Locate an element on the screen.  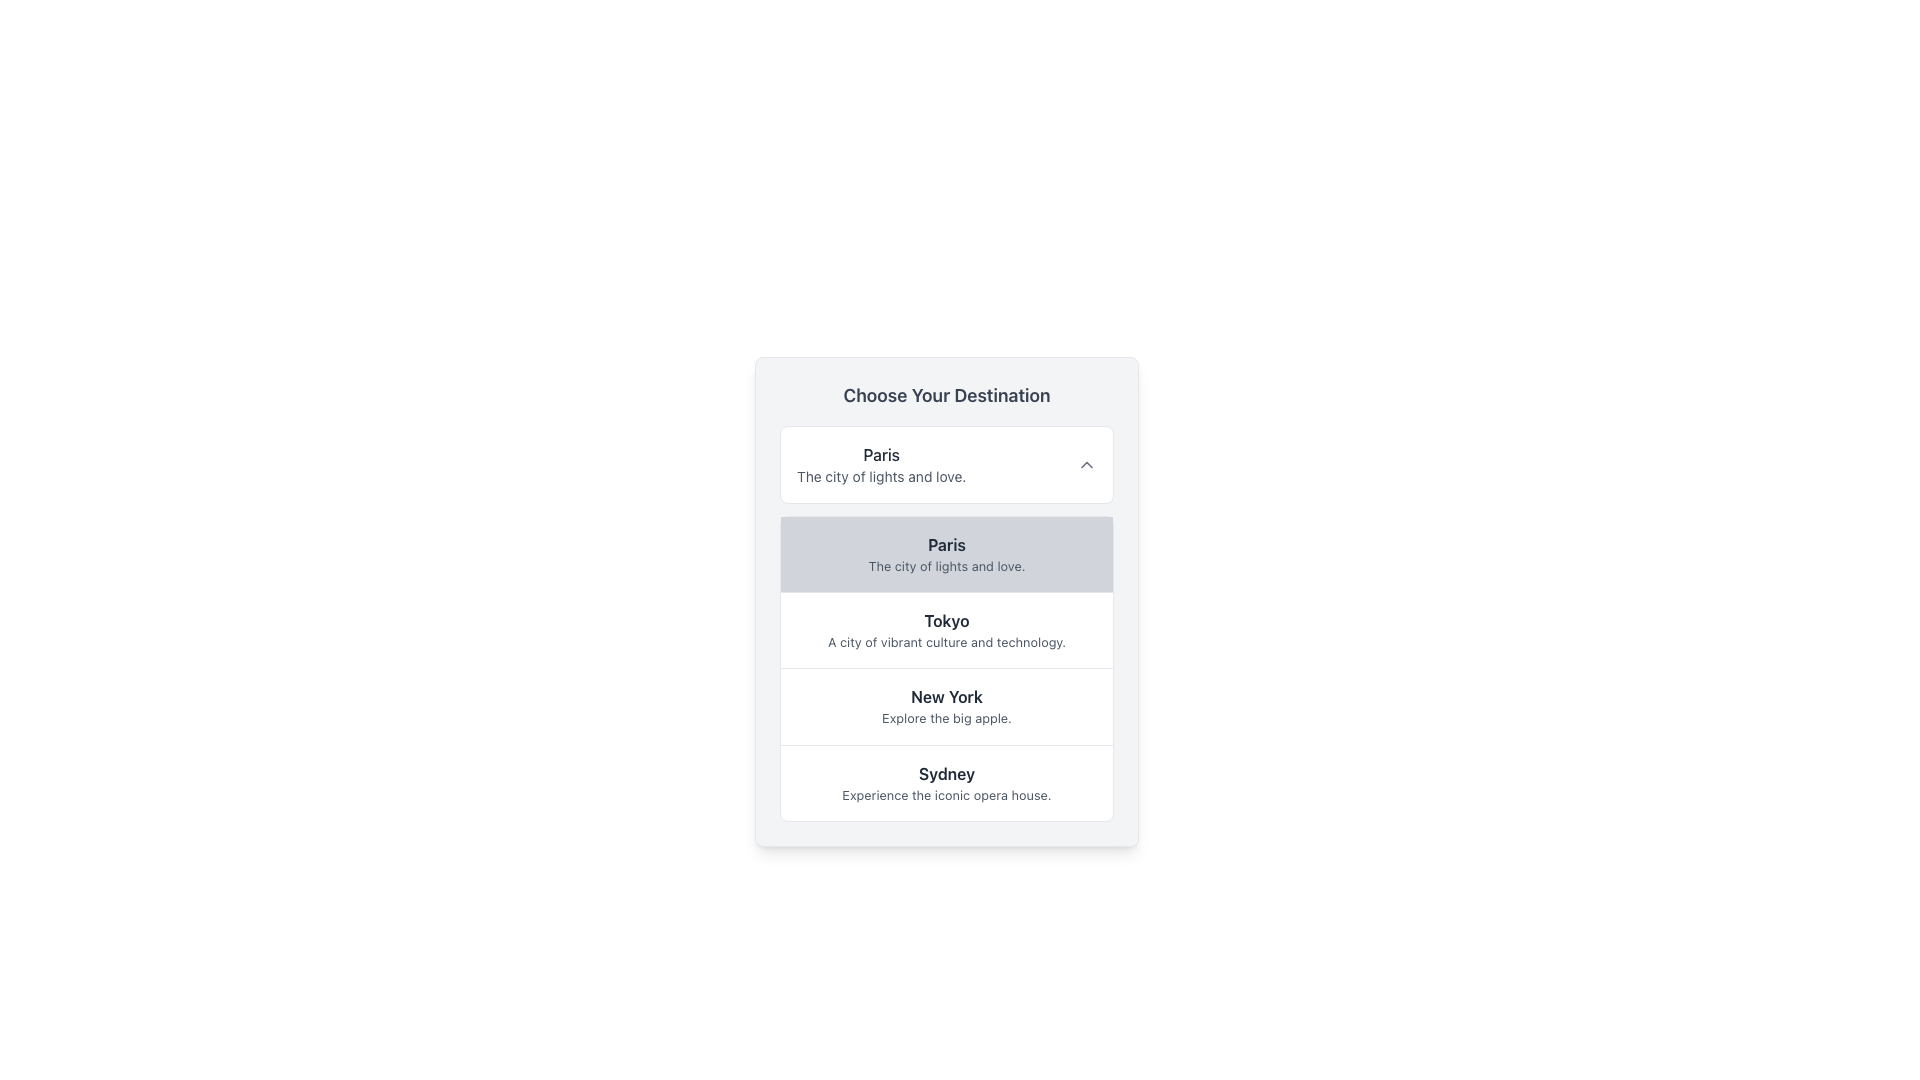
the text label indicating the name of the city 'Paris' in the expandable list or menu is located at coordinates (945, 544).